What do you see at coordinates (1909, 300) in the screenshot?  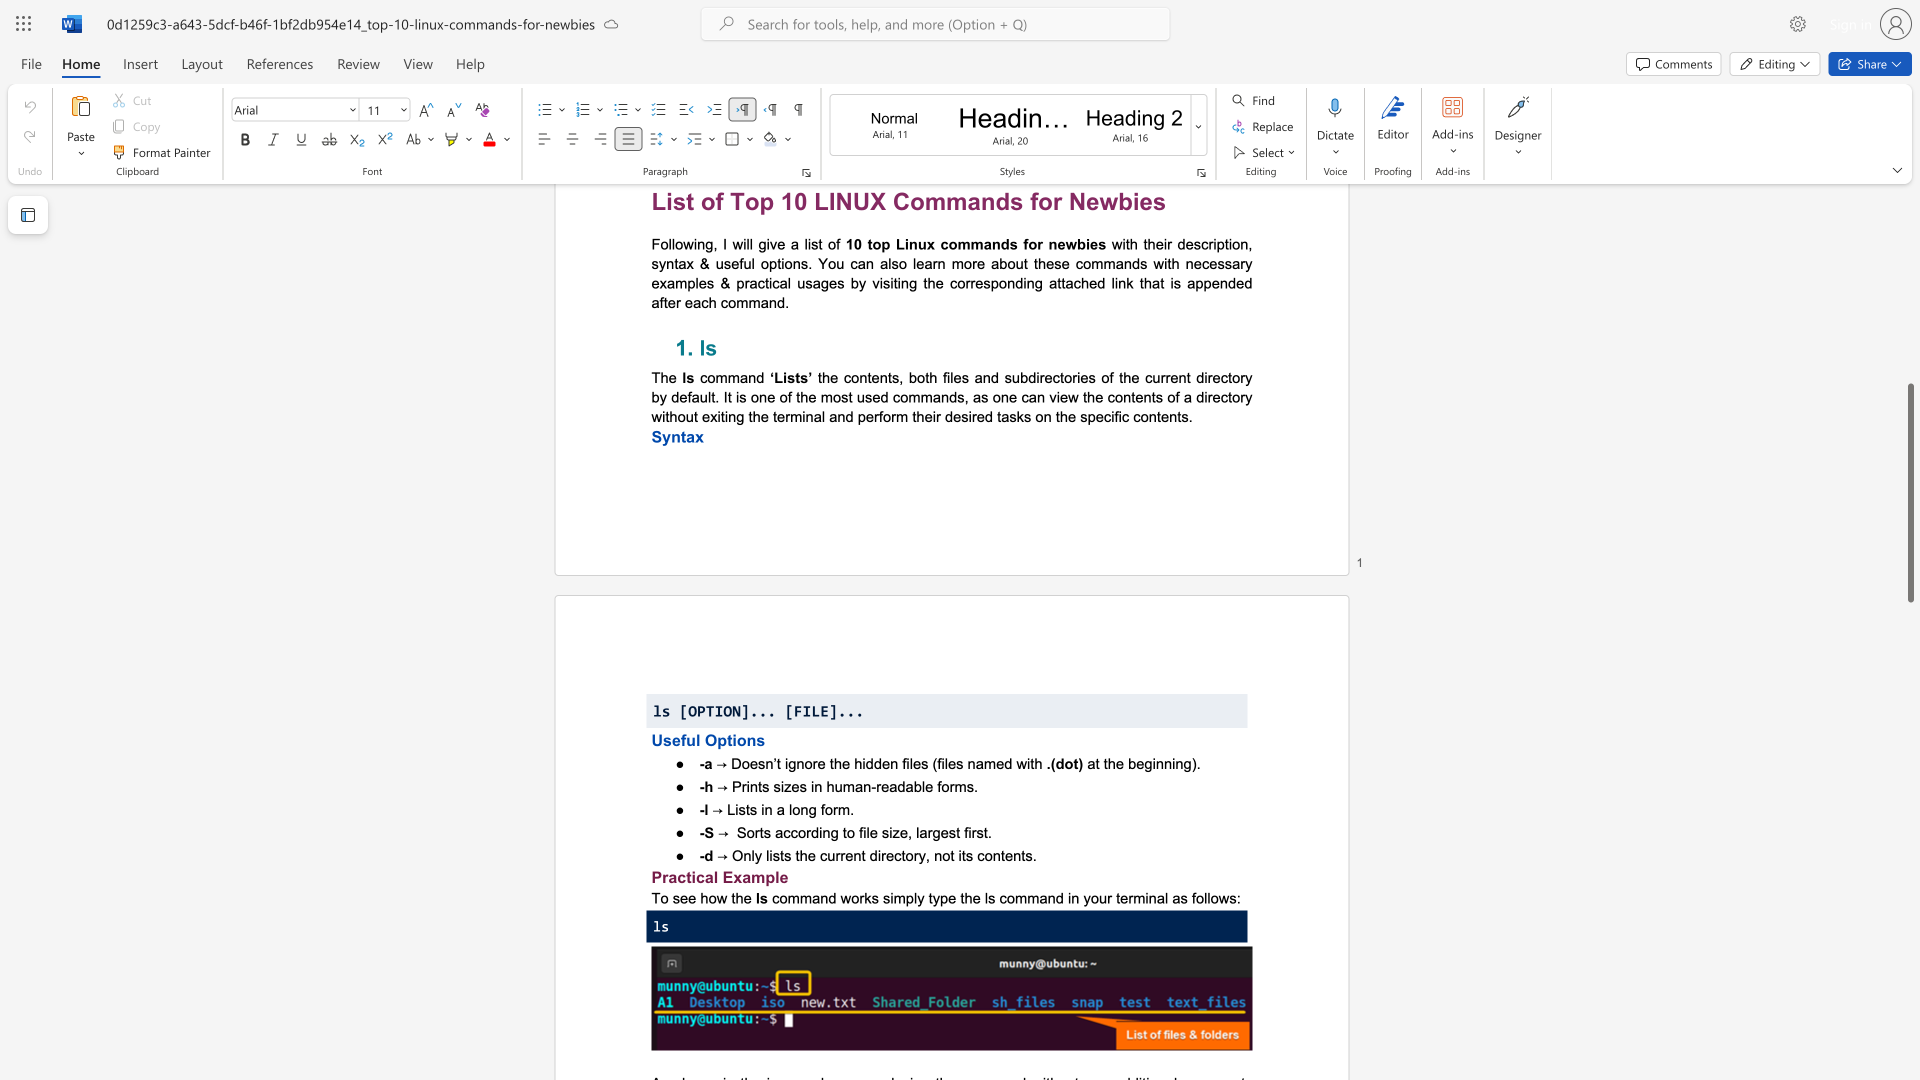 I see `the page's right scrollbar for upward movement` at bounding box center [1909, 300].